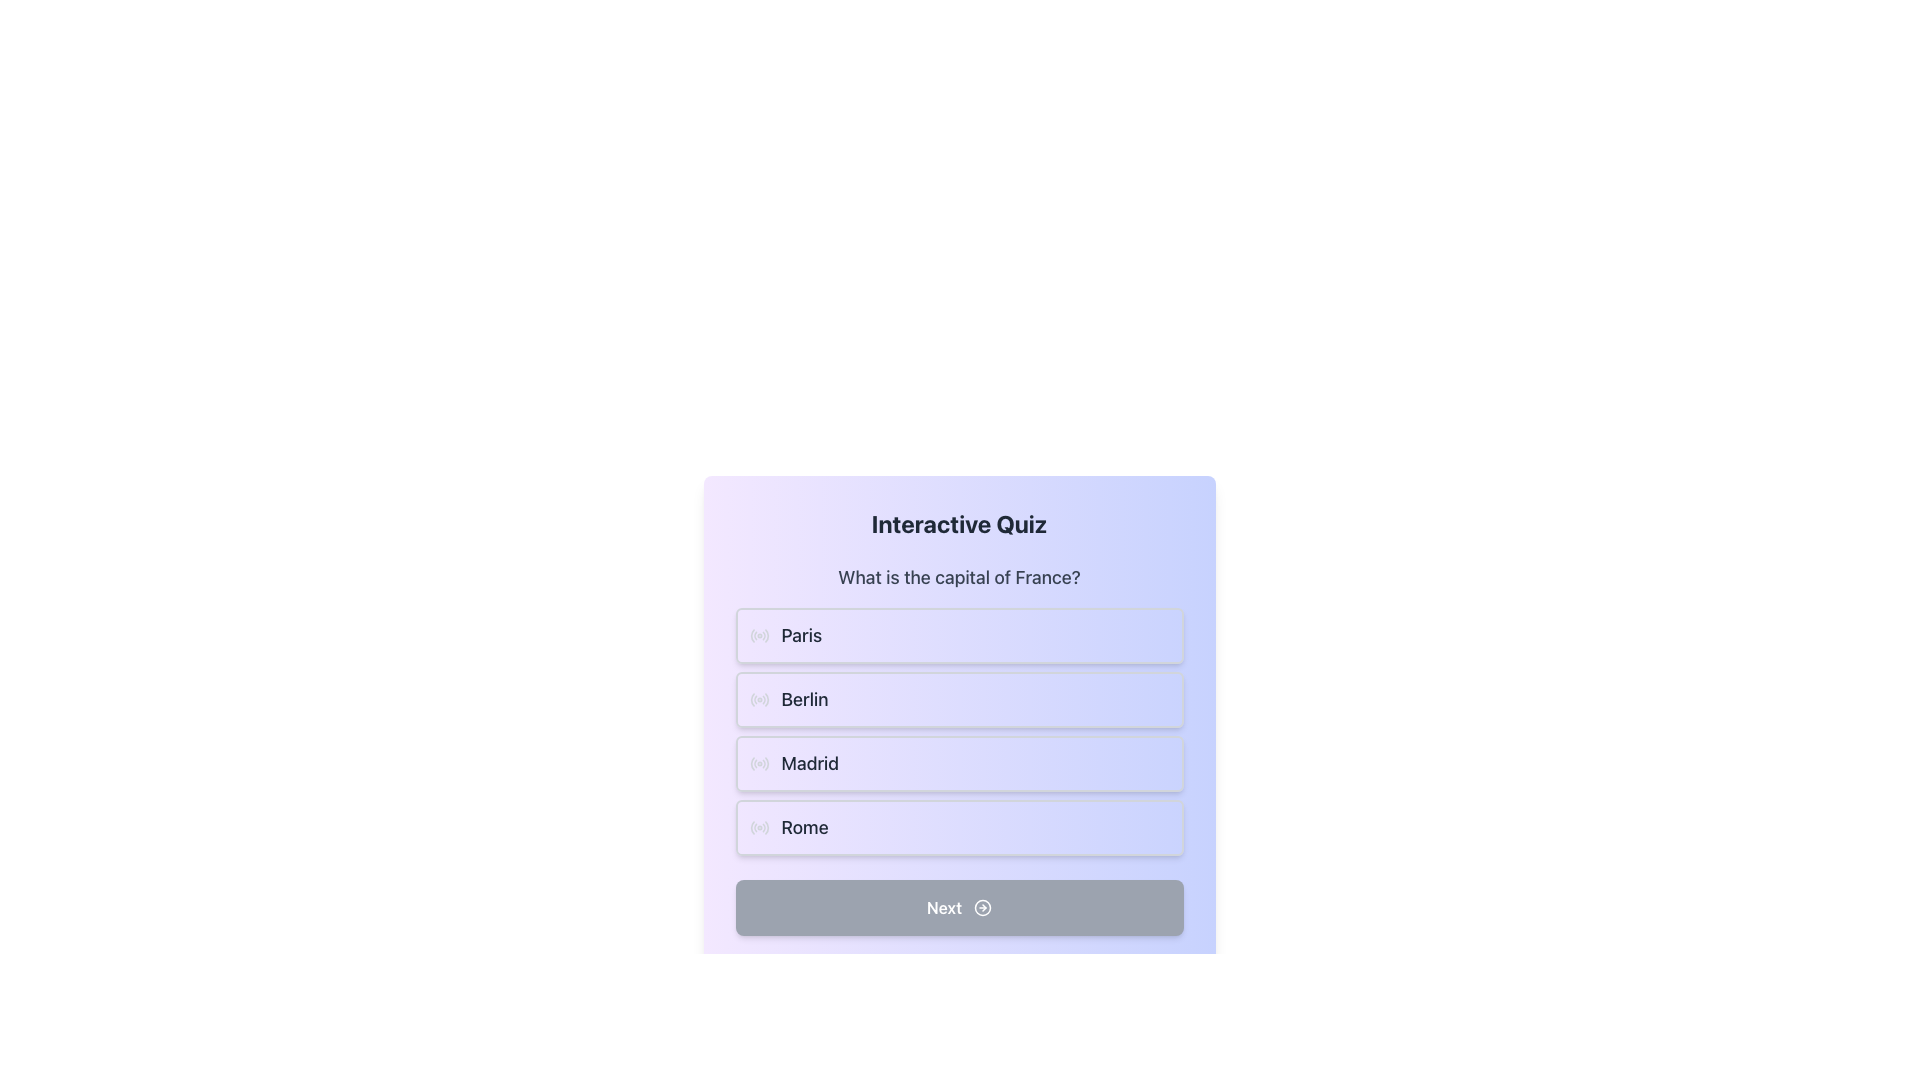 The width and height of the screenshot is (1920, 1080). I want to click on the second radio button option in the quiz interface, so click(958, 698).